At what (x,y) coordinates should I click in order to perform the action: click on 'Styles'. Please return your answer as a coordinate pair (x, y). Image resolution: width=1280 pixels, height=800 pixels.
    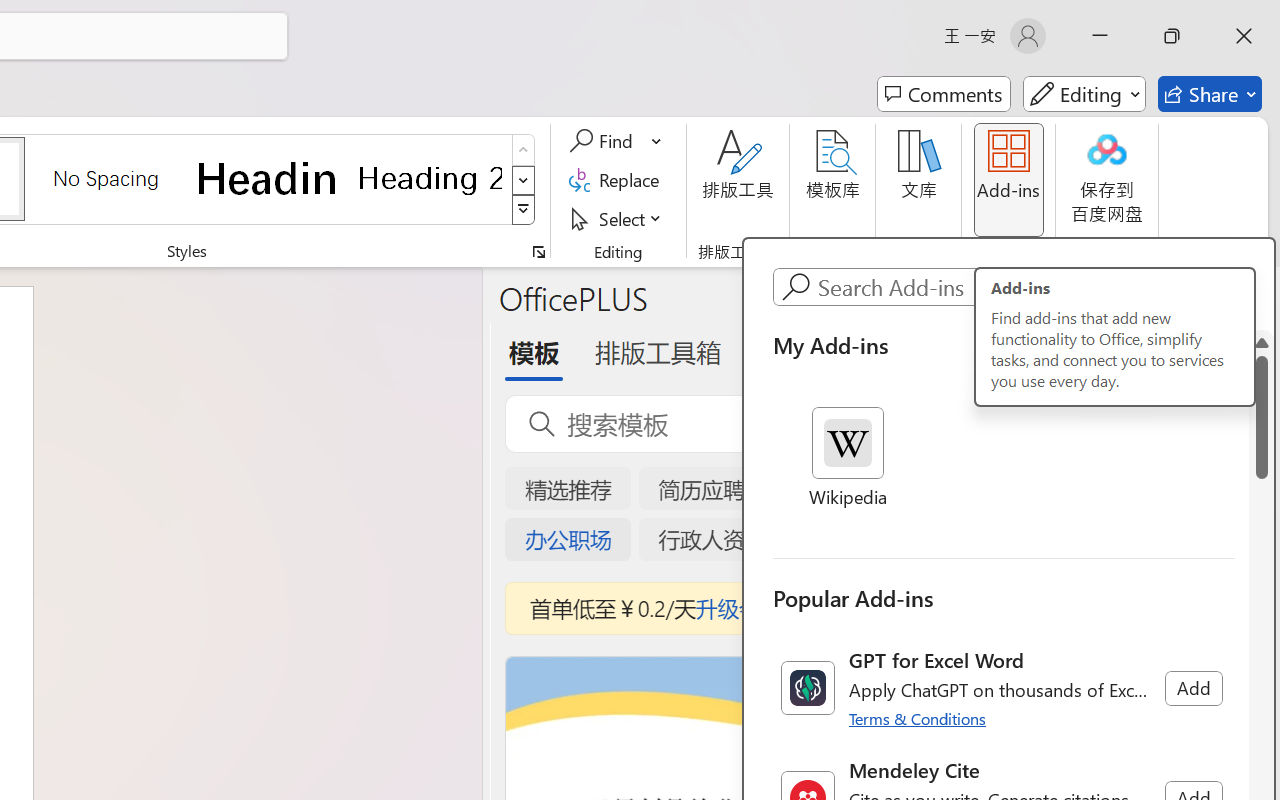
    Looking at the image, I should click on (523, 210).